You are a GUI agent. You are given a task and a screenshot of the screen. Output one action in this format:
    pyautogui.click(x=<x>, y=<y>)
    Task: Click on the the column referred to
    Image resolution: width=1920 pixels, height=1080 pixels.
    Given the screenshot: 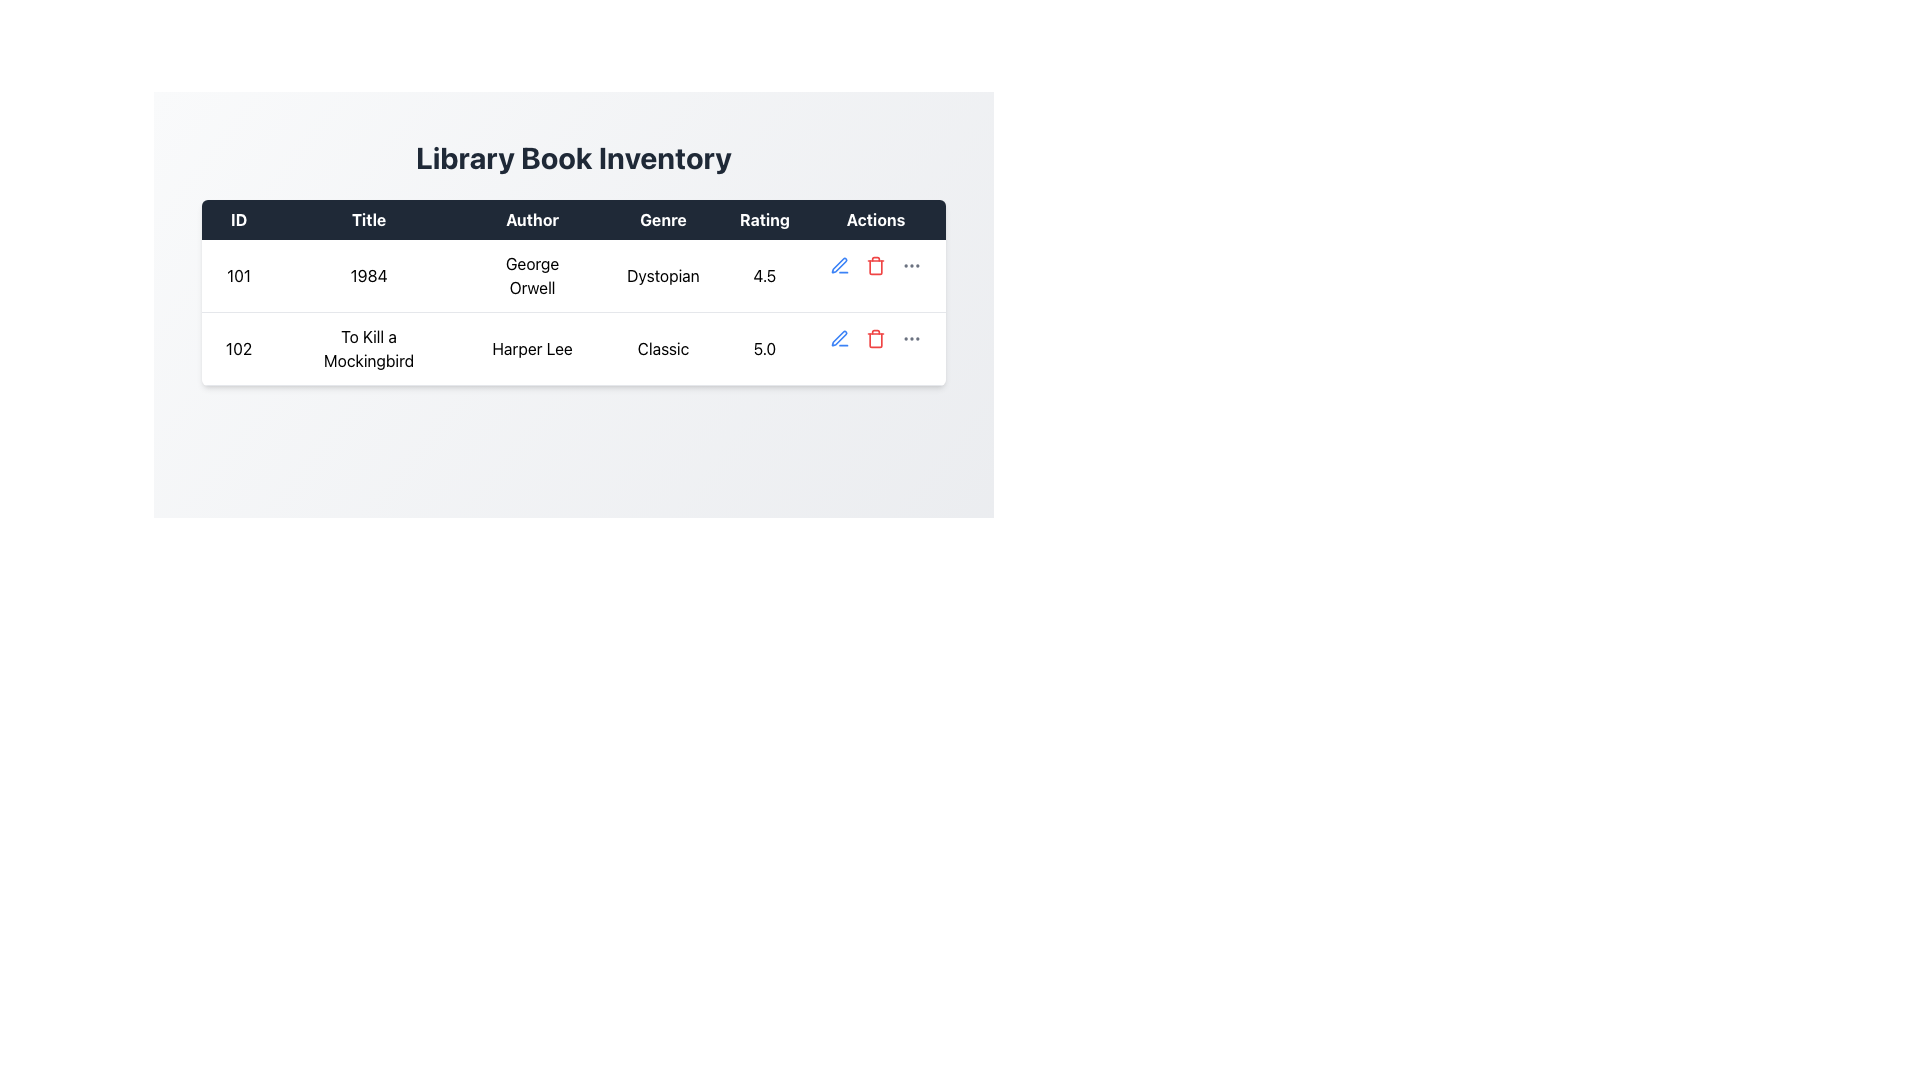 What is the action you would take?
    pyautogui.click(x=663, y=219)
    